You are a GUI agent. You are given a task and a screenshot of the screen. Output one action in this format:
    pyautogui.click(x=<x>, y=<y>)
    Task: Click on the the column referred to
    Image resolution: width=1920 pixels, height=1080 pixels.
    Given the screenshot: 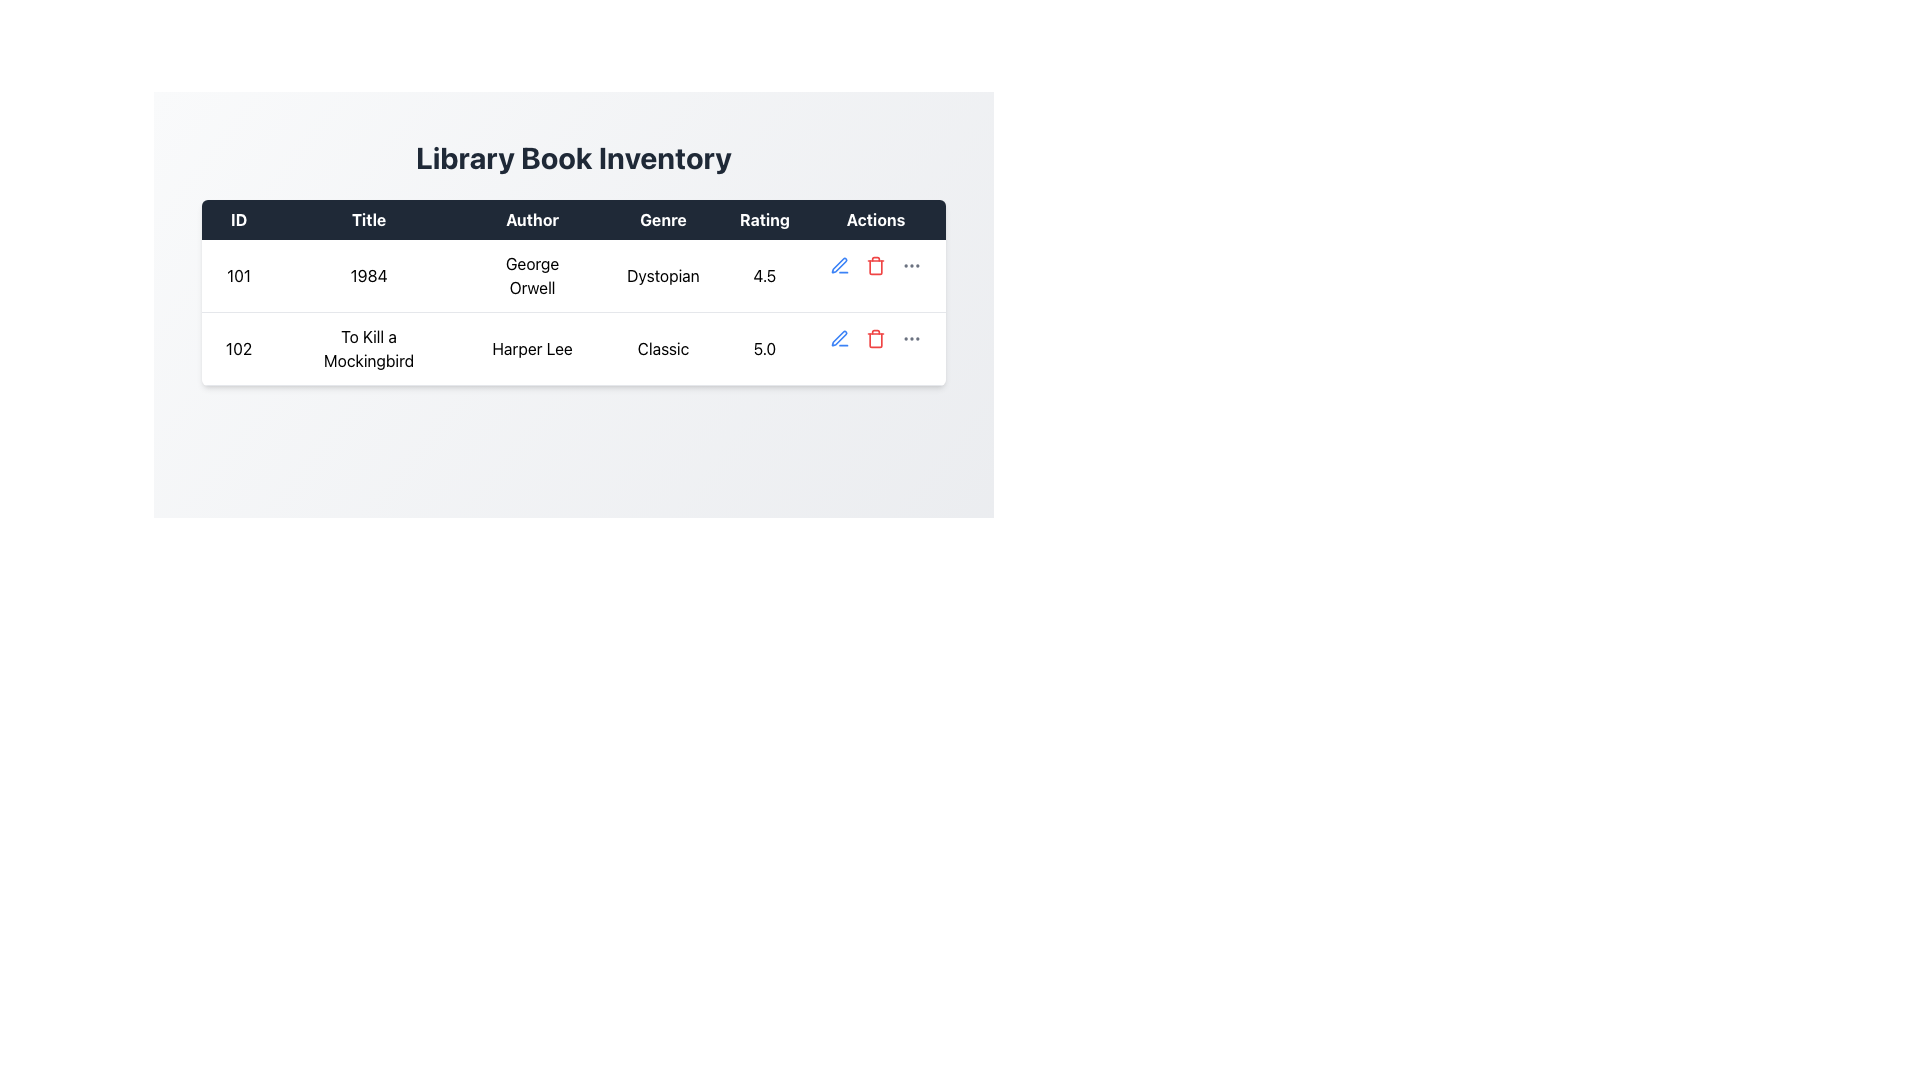 What is the action you would take?
    pyautogui.click(x=663, y=219)
    